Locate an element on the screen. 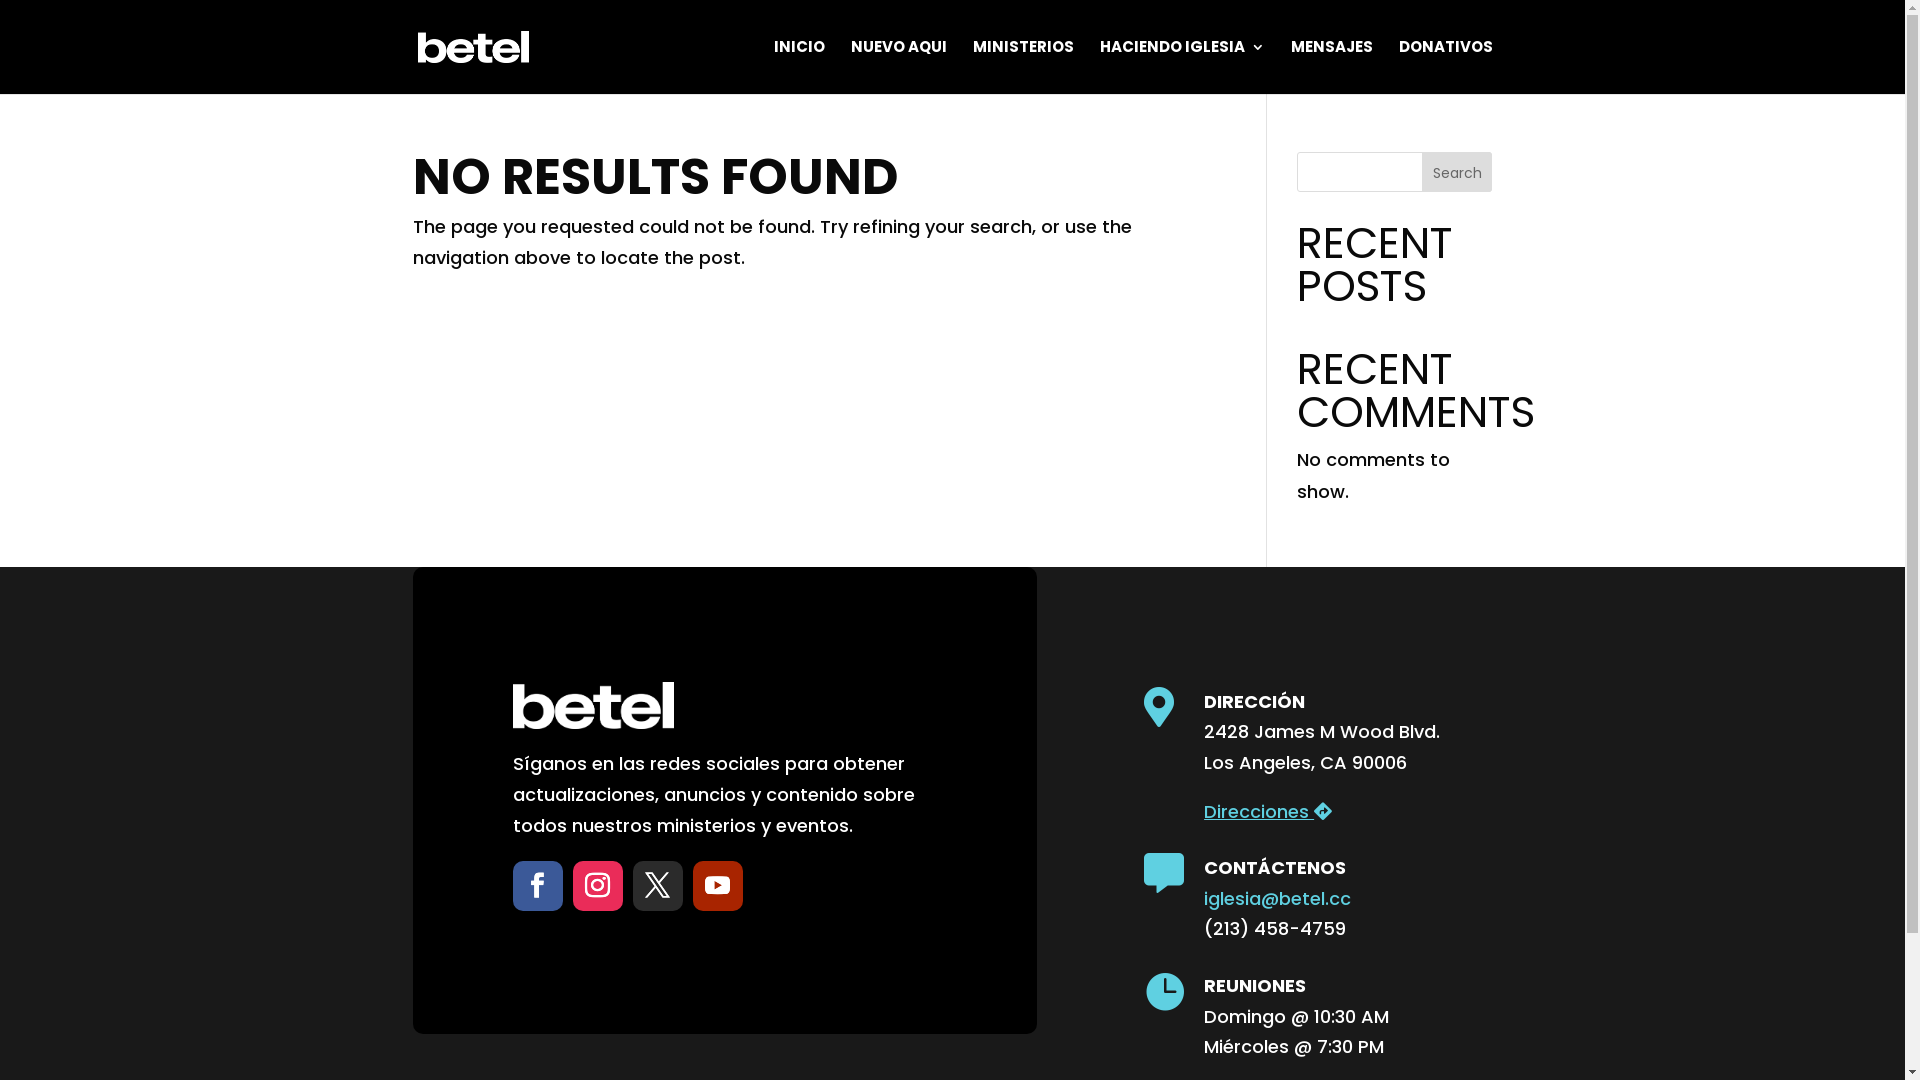 This screenshot has width=1920, height=1080. 'Search' is located at coordinates (1457, 171).